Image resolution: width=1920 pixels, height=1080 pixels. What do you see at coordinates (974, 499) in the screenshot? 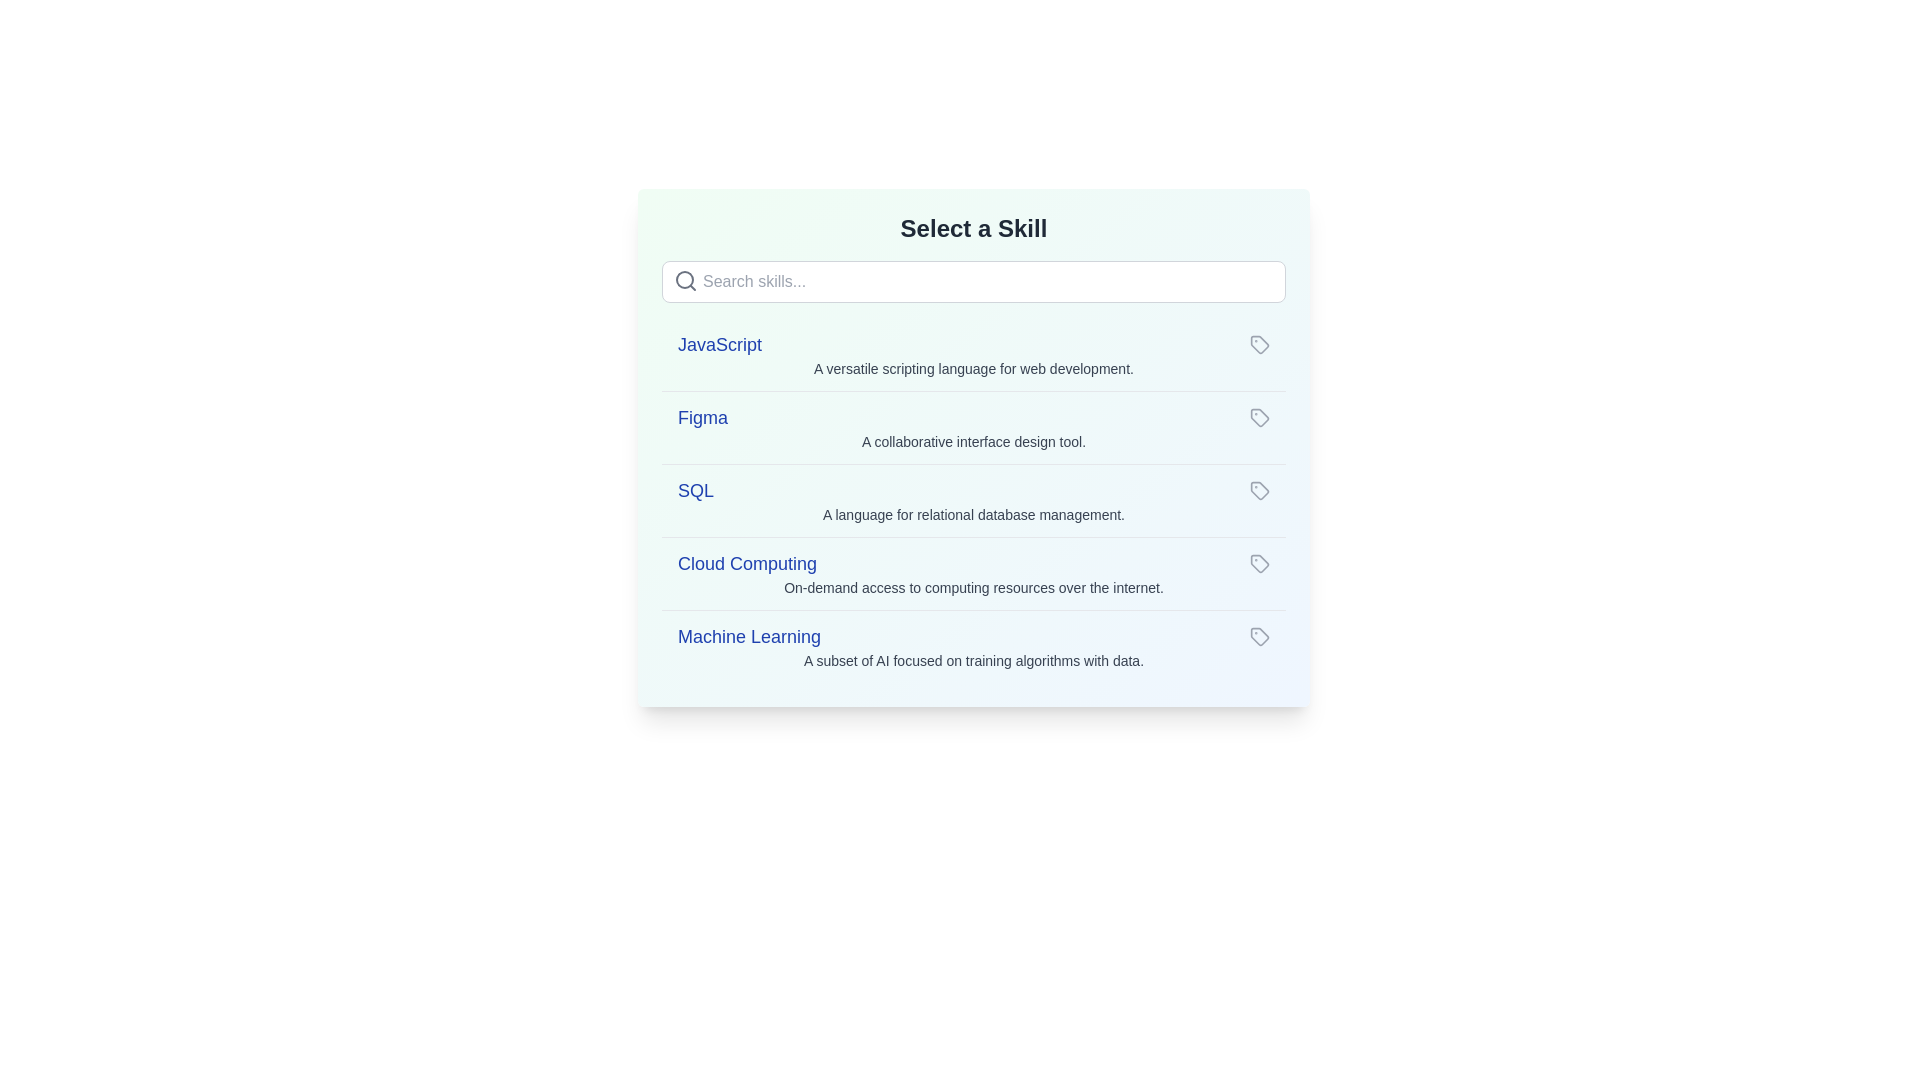
I see `the list item titled 'SQL' which is styled in bold, blue font and features a description in gray font` at bounding box center [974, 499].